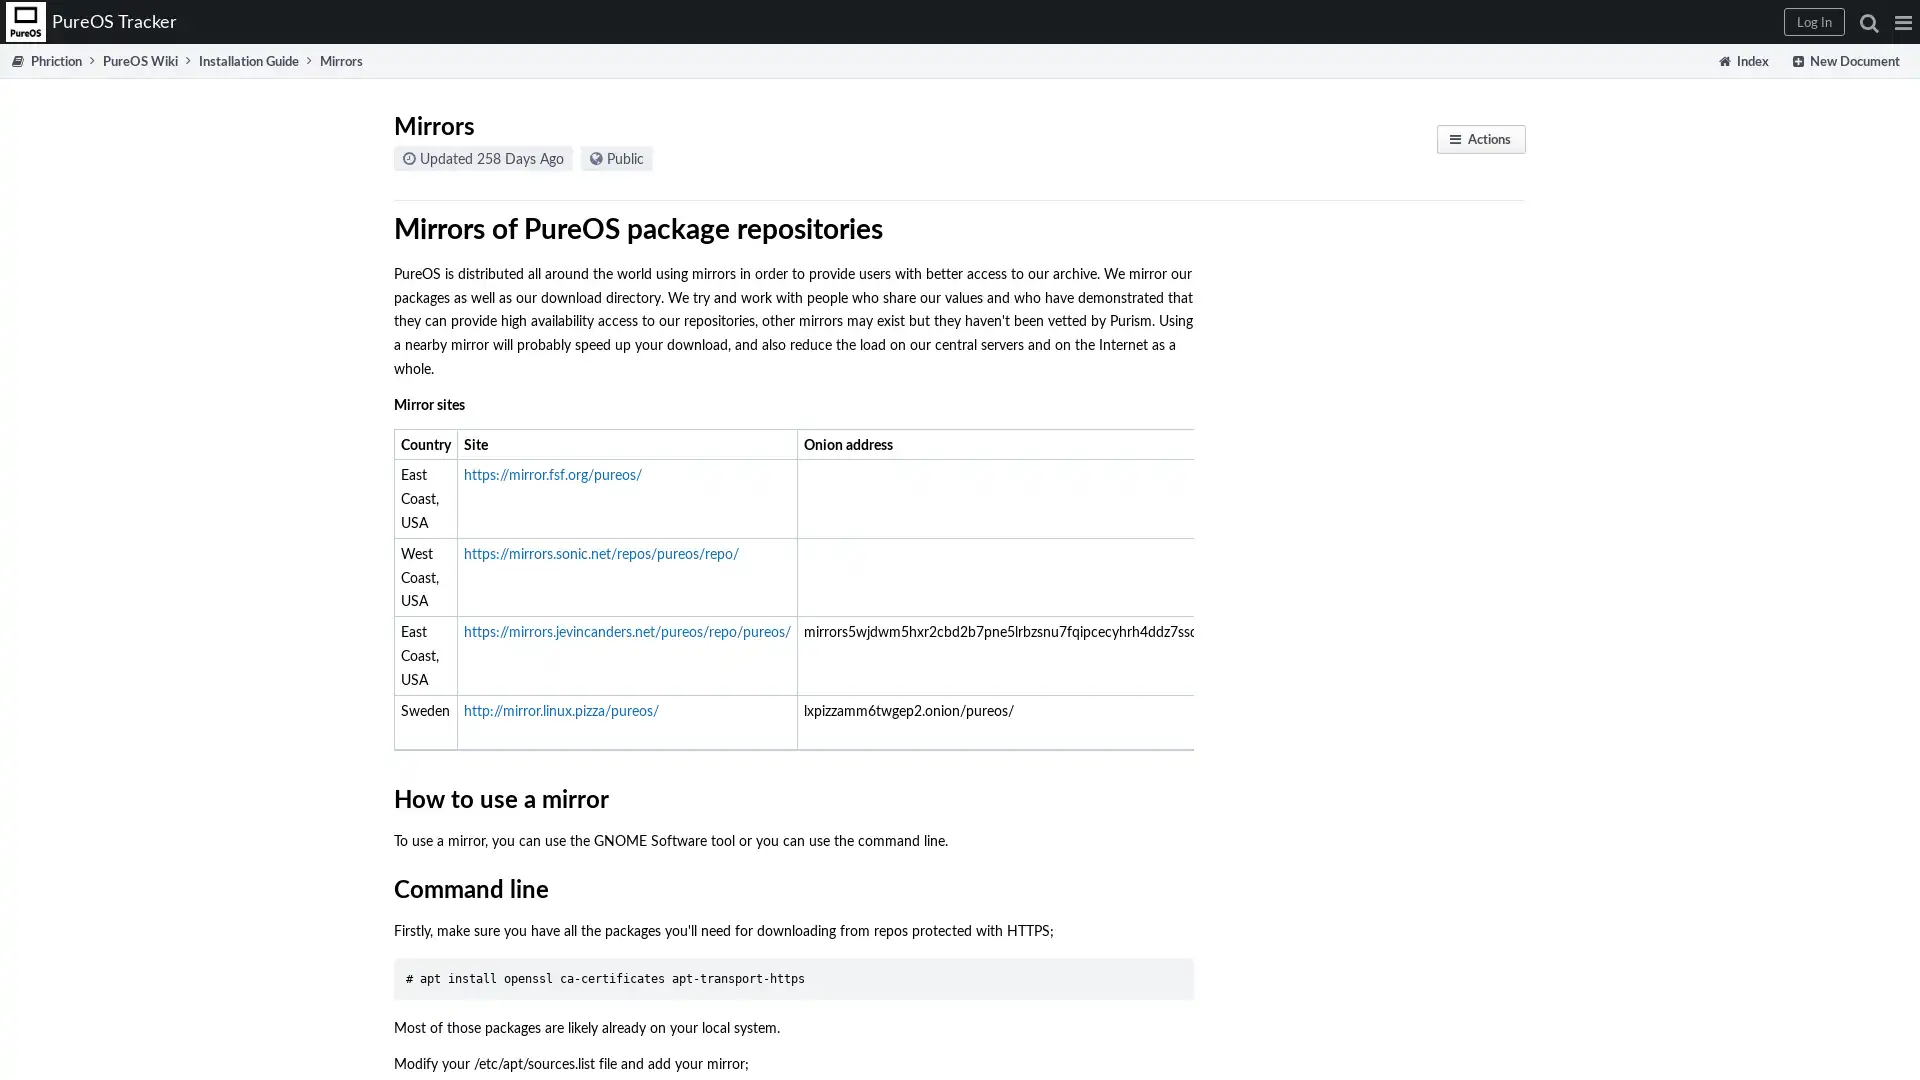 This screenshot has height=1080, width=1920. I want to click on Actions, so click(1481, 138).